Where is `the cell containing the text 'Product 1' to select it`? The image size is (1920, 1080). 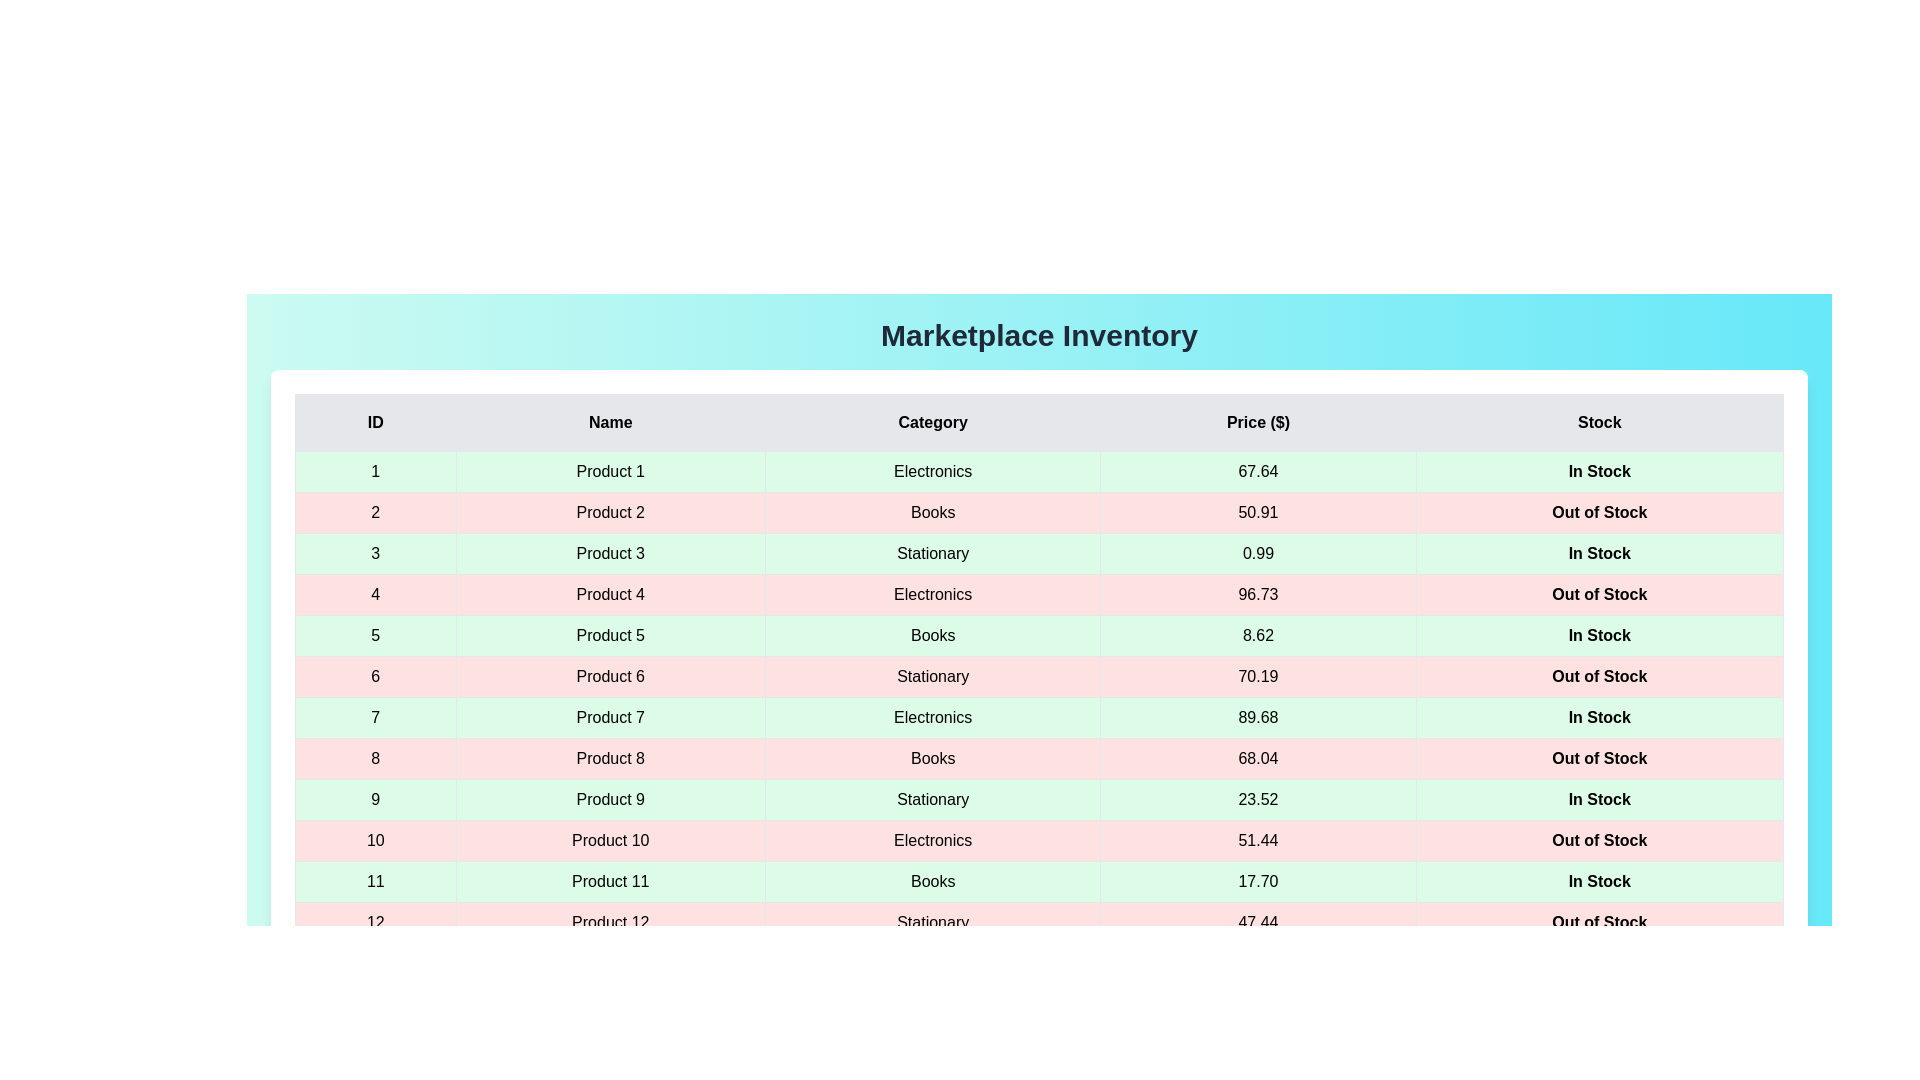 the cell containing the text 'Product 1' to select it is located at coordinates (608, 471).